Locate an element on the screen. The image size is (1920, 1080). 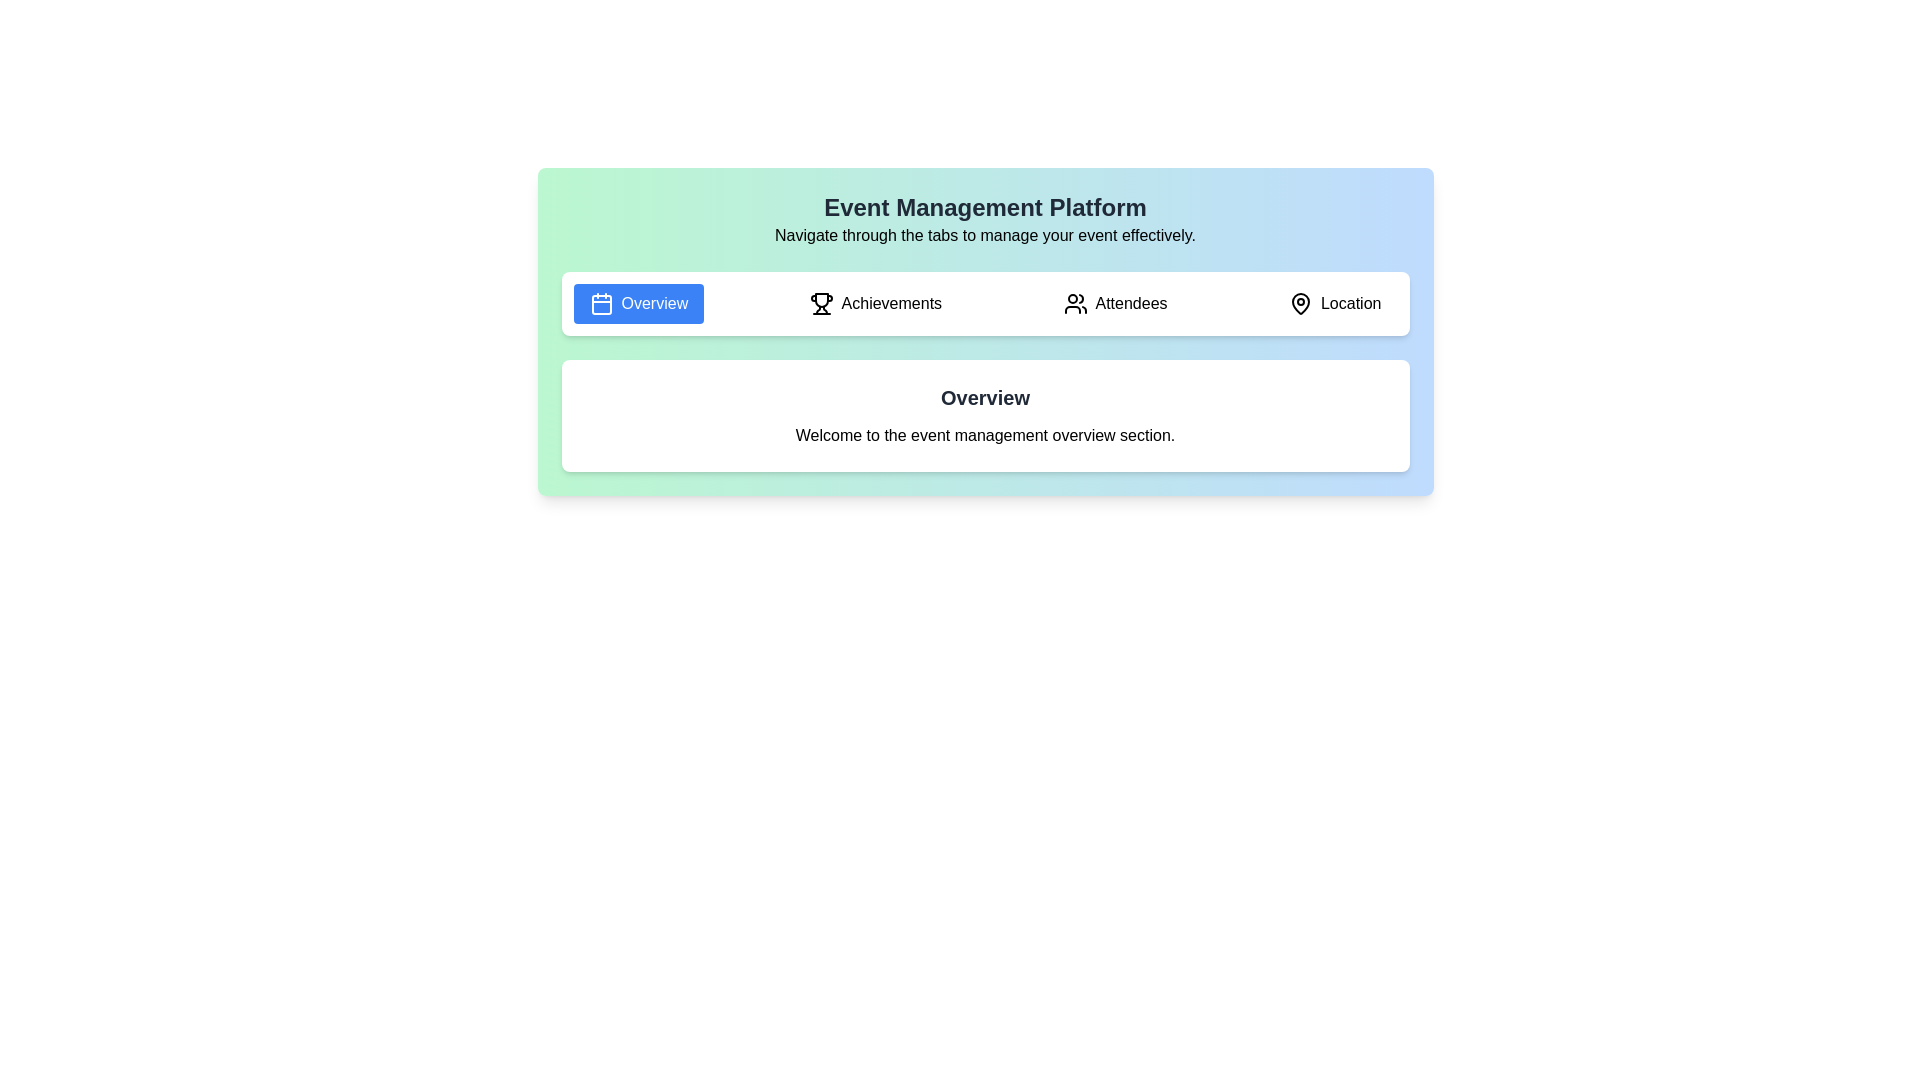
the 'Attendees' navigational tab in the horizontal navigation bar is located at coordinates (1131, 304).